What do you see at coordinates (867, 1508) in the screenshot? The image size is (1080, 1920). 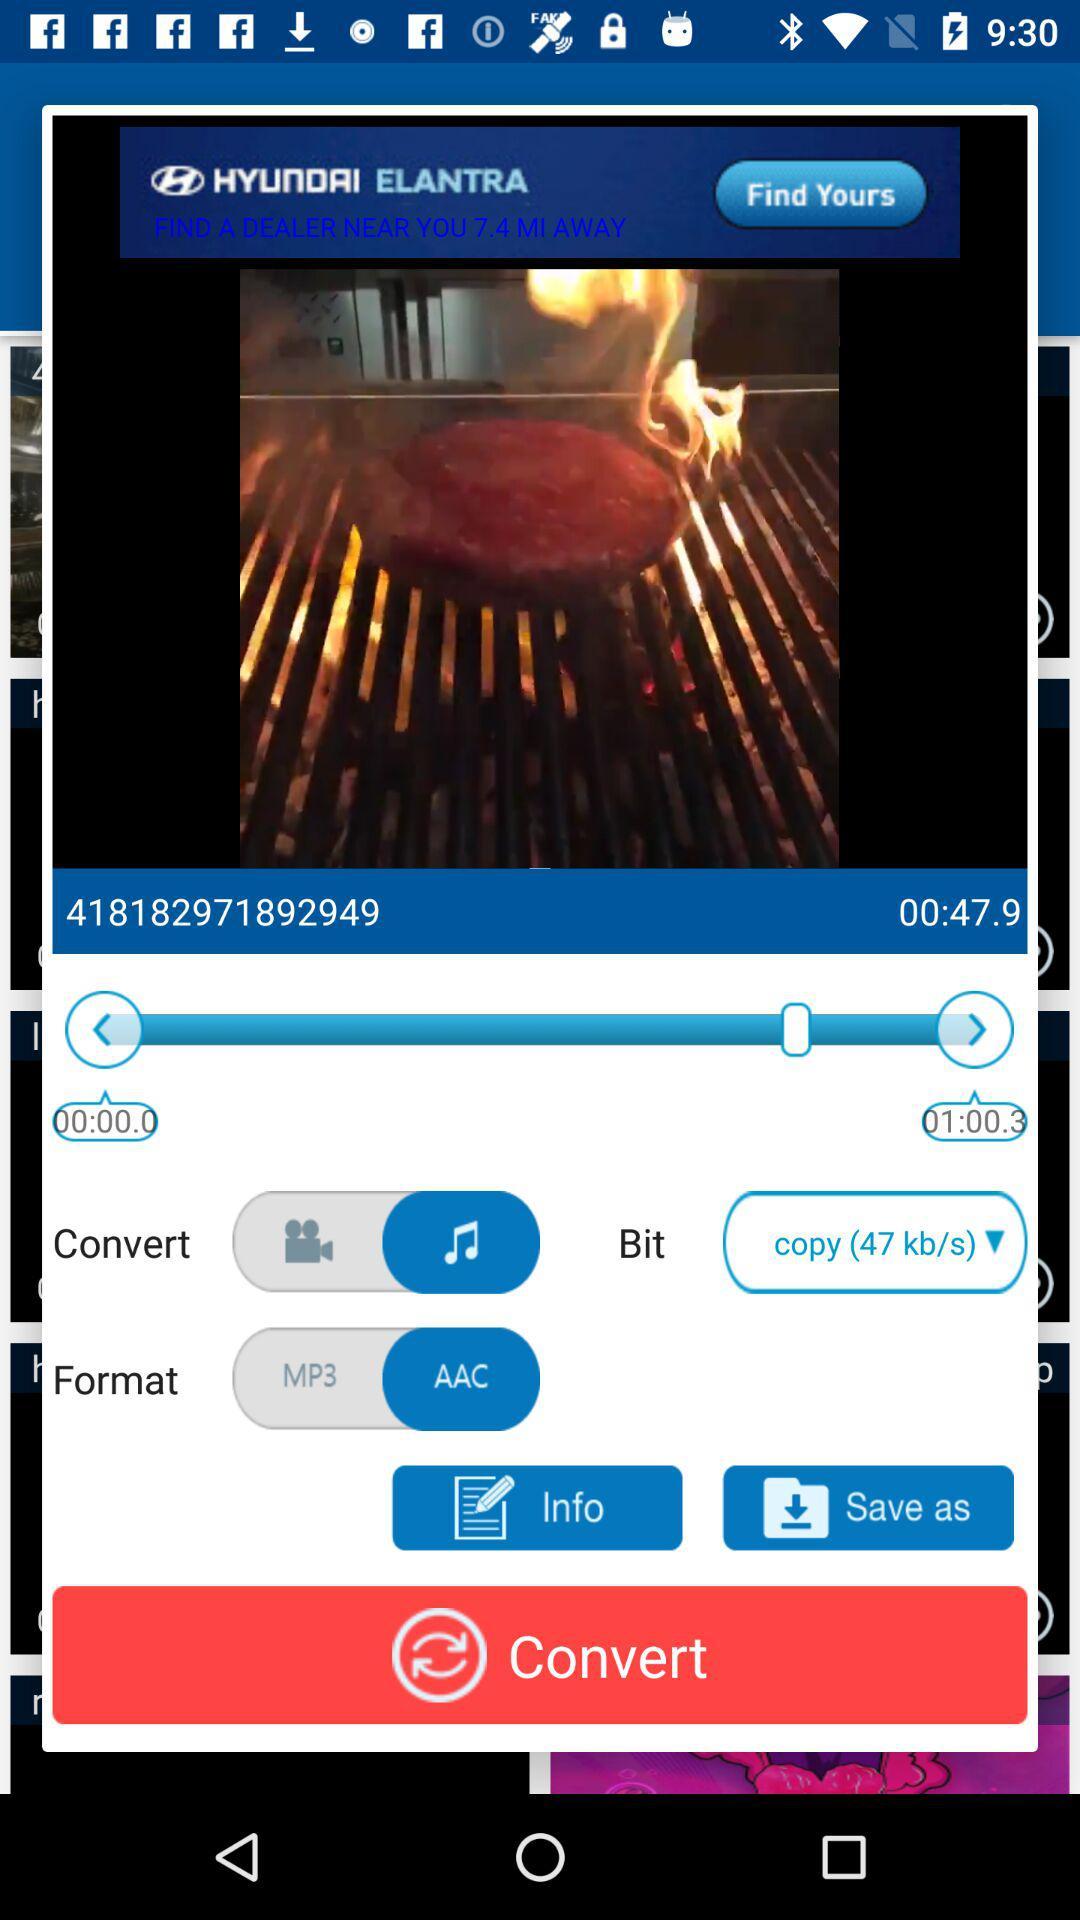 I see `the mp3` at bounding box center [867, 1508].